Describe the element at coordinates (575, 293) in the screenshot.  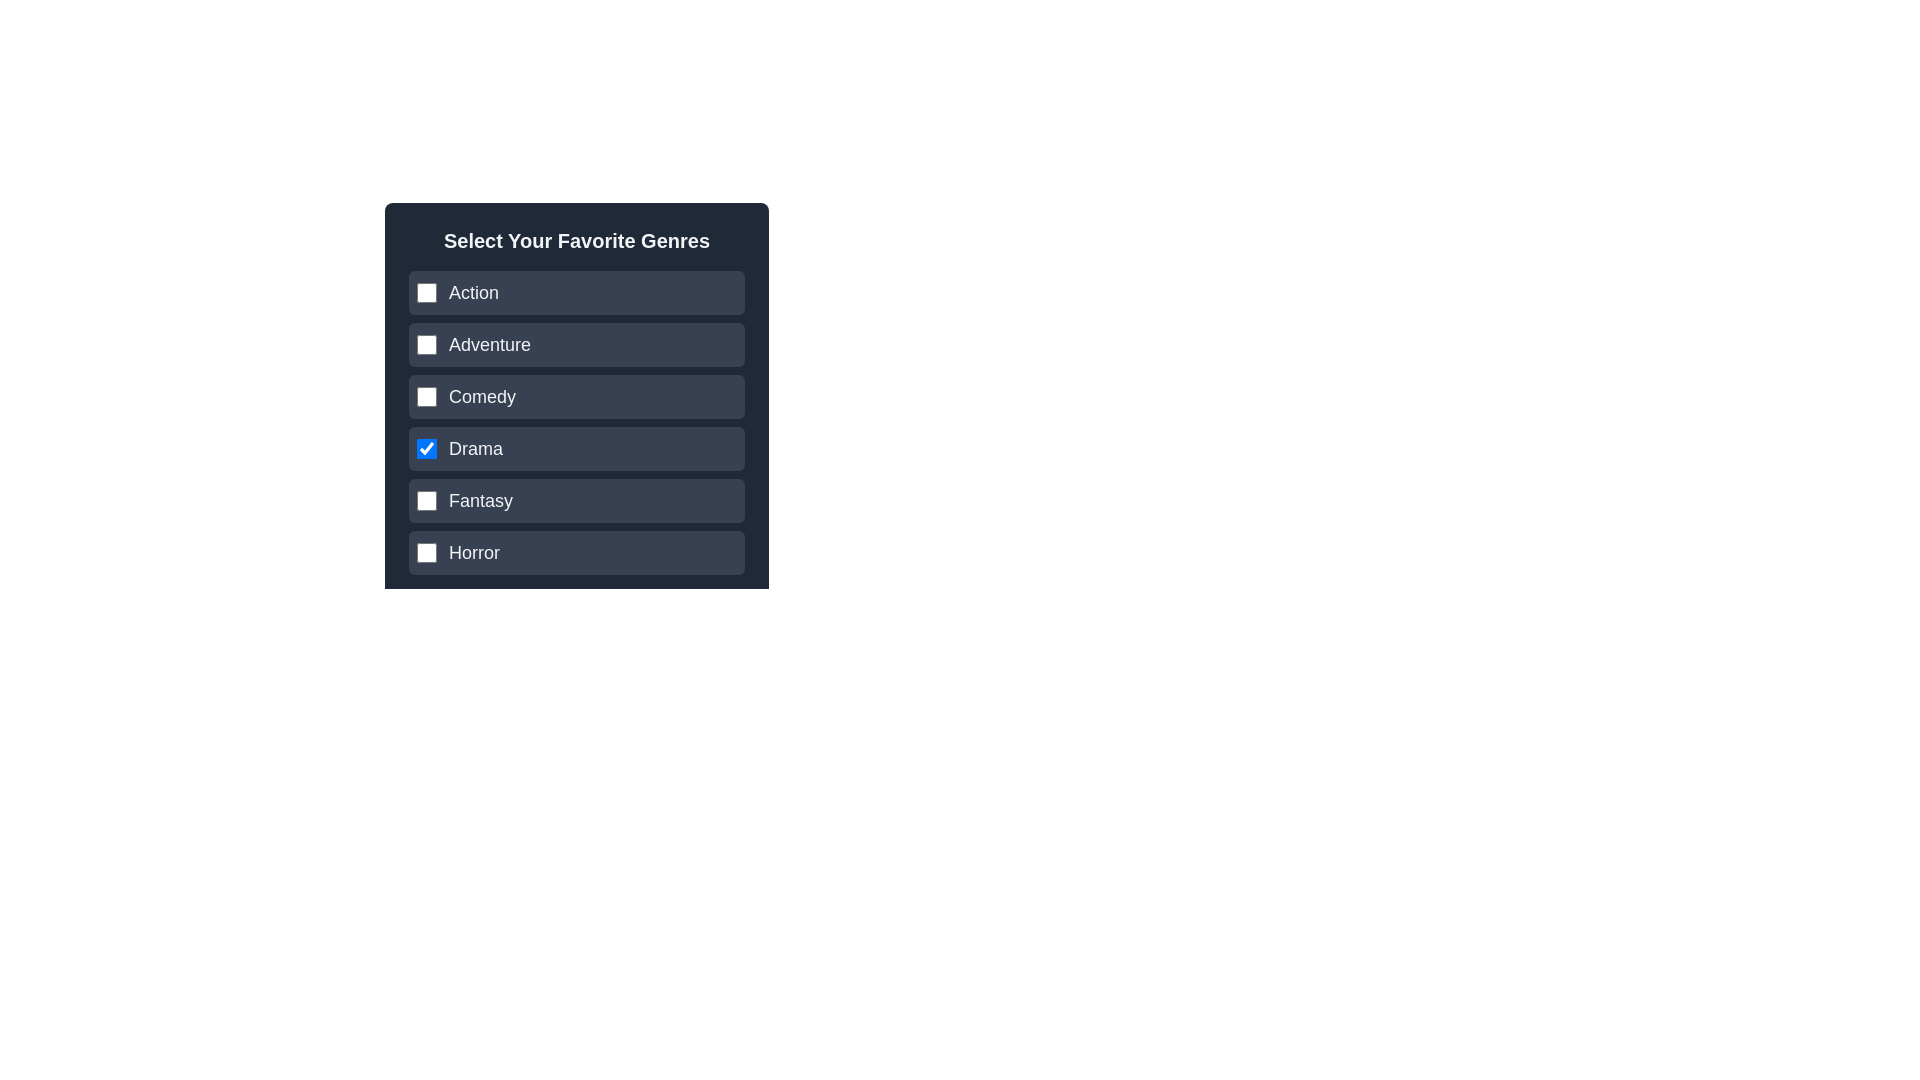
I see `the Checkbox for the 'Action' genre located at the top of the list below the title 'Select Your Favorite Genres'` at that location.